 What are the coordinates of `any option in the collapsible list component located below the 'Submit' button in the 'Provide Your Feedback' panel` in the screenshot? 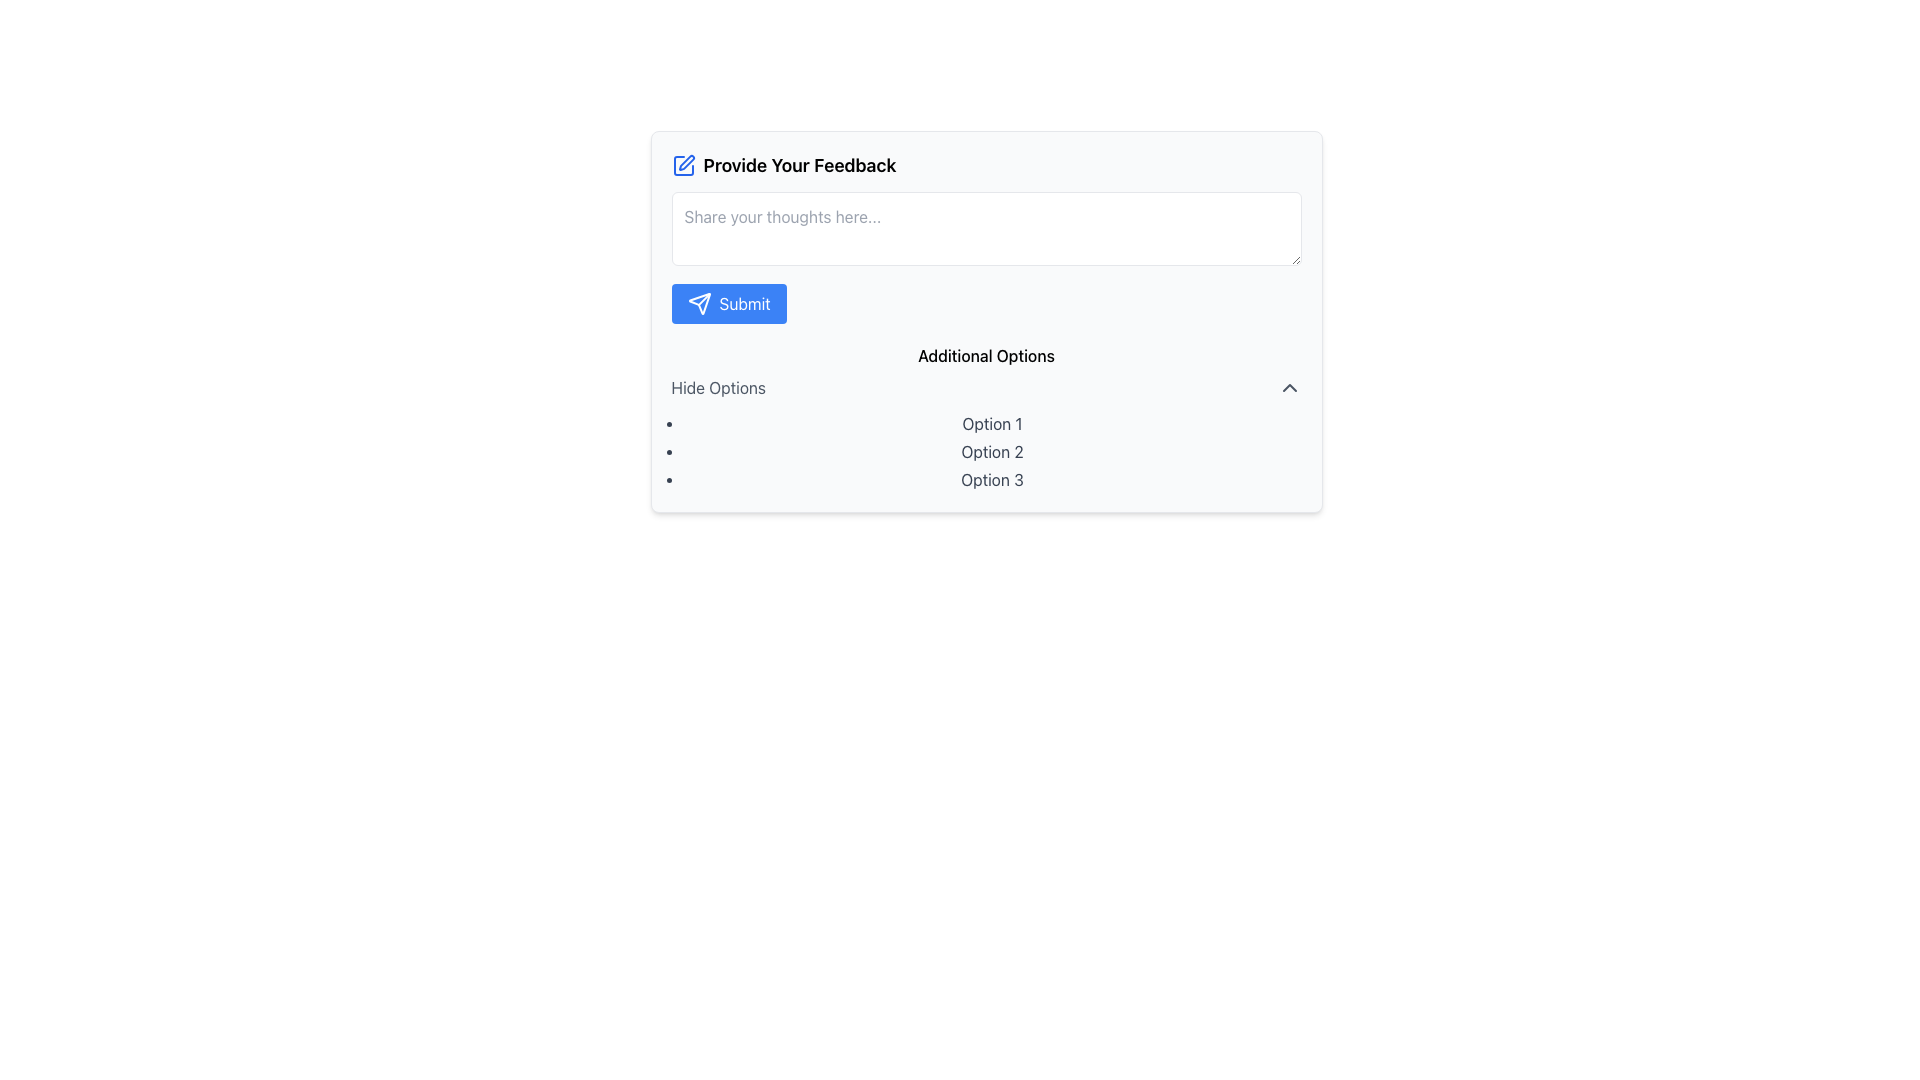 It's located at (986, 416).